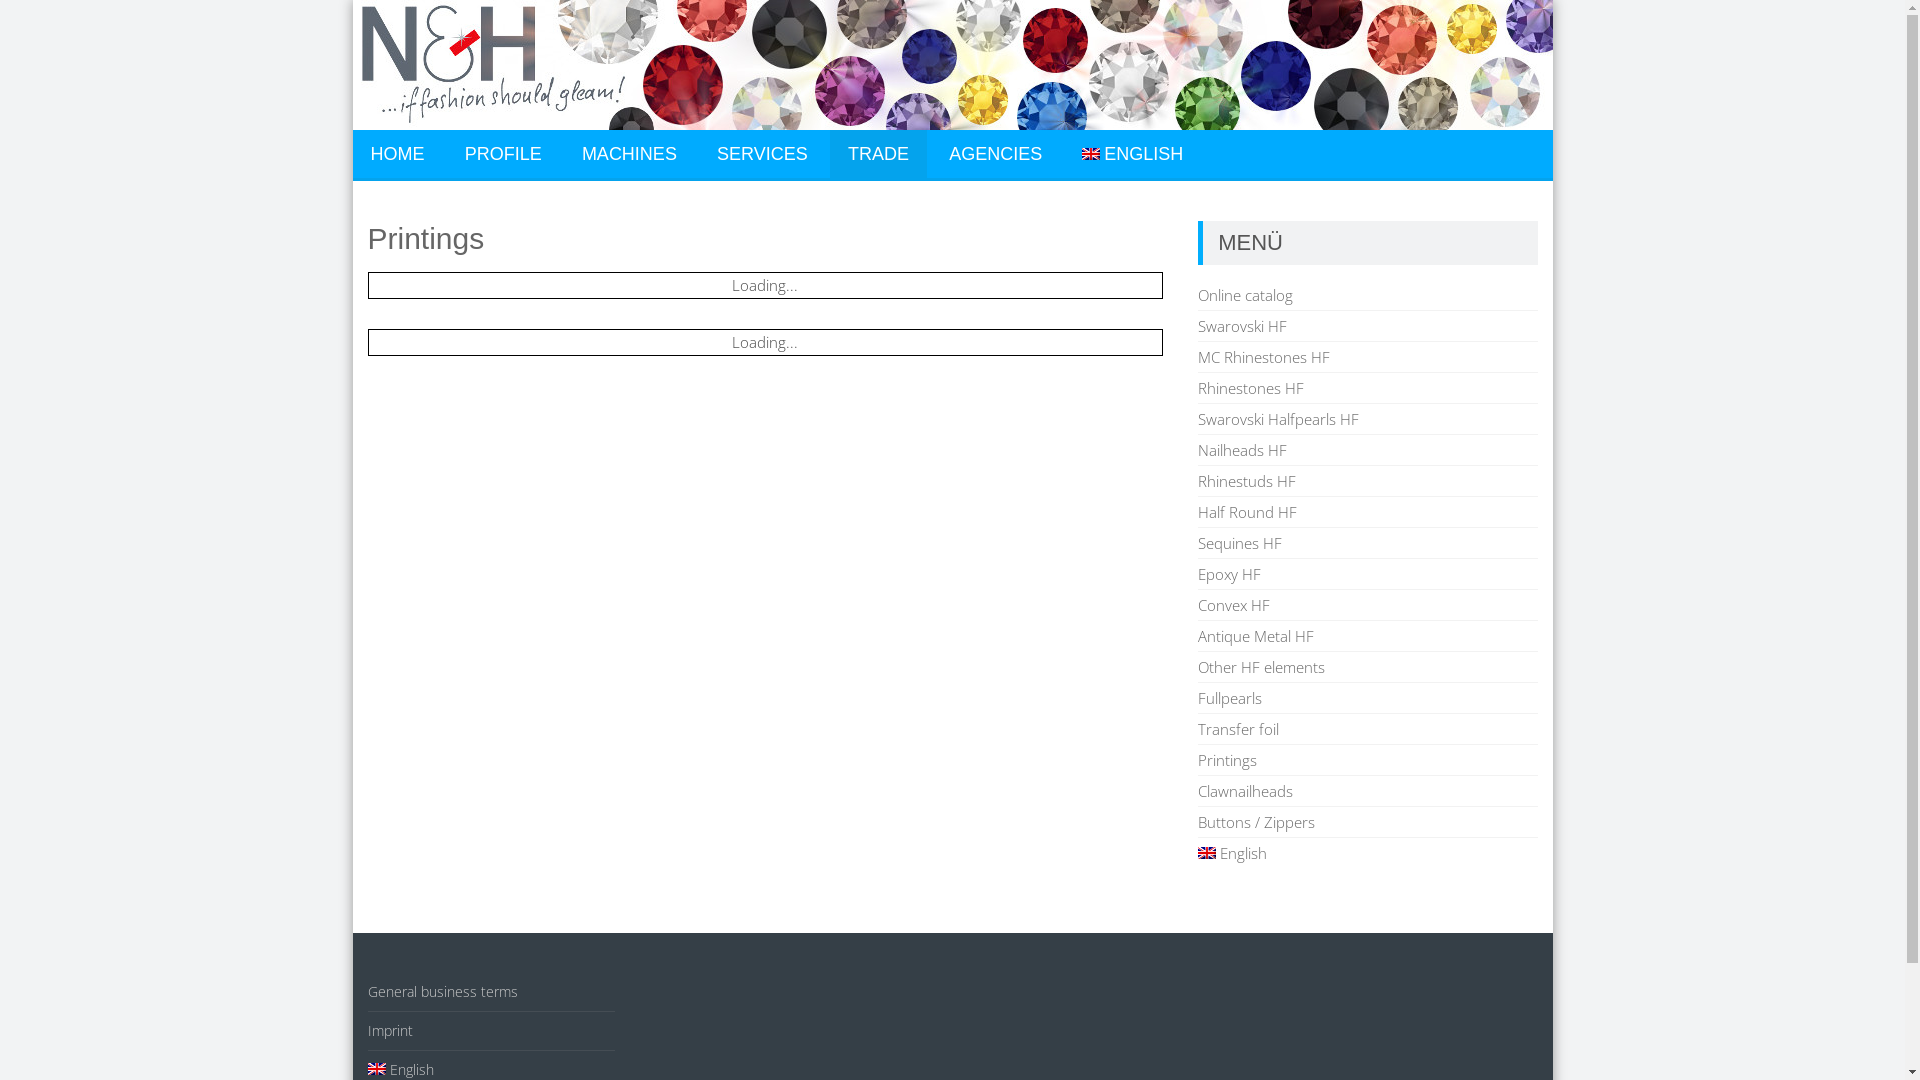 This screenshot has height=1080, width=1920. I want to click on 'English', so click(1231, 852).